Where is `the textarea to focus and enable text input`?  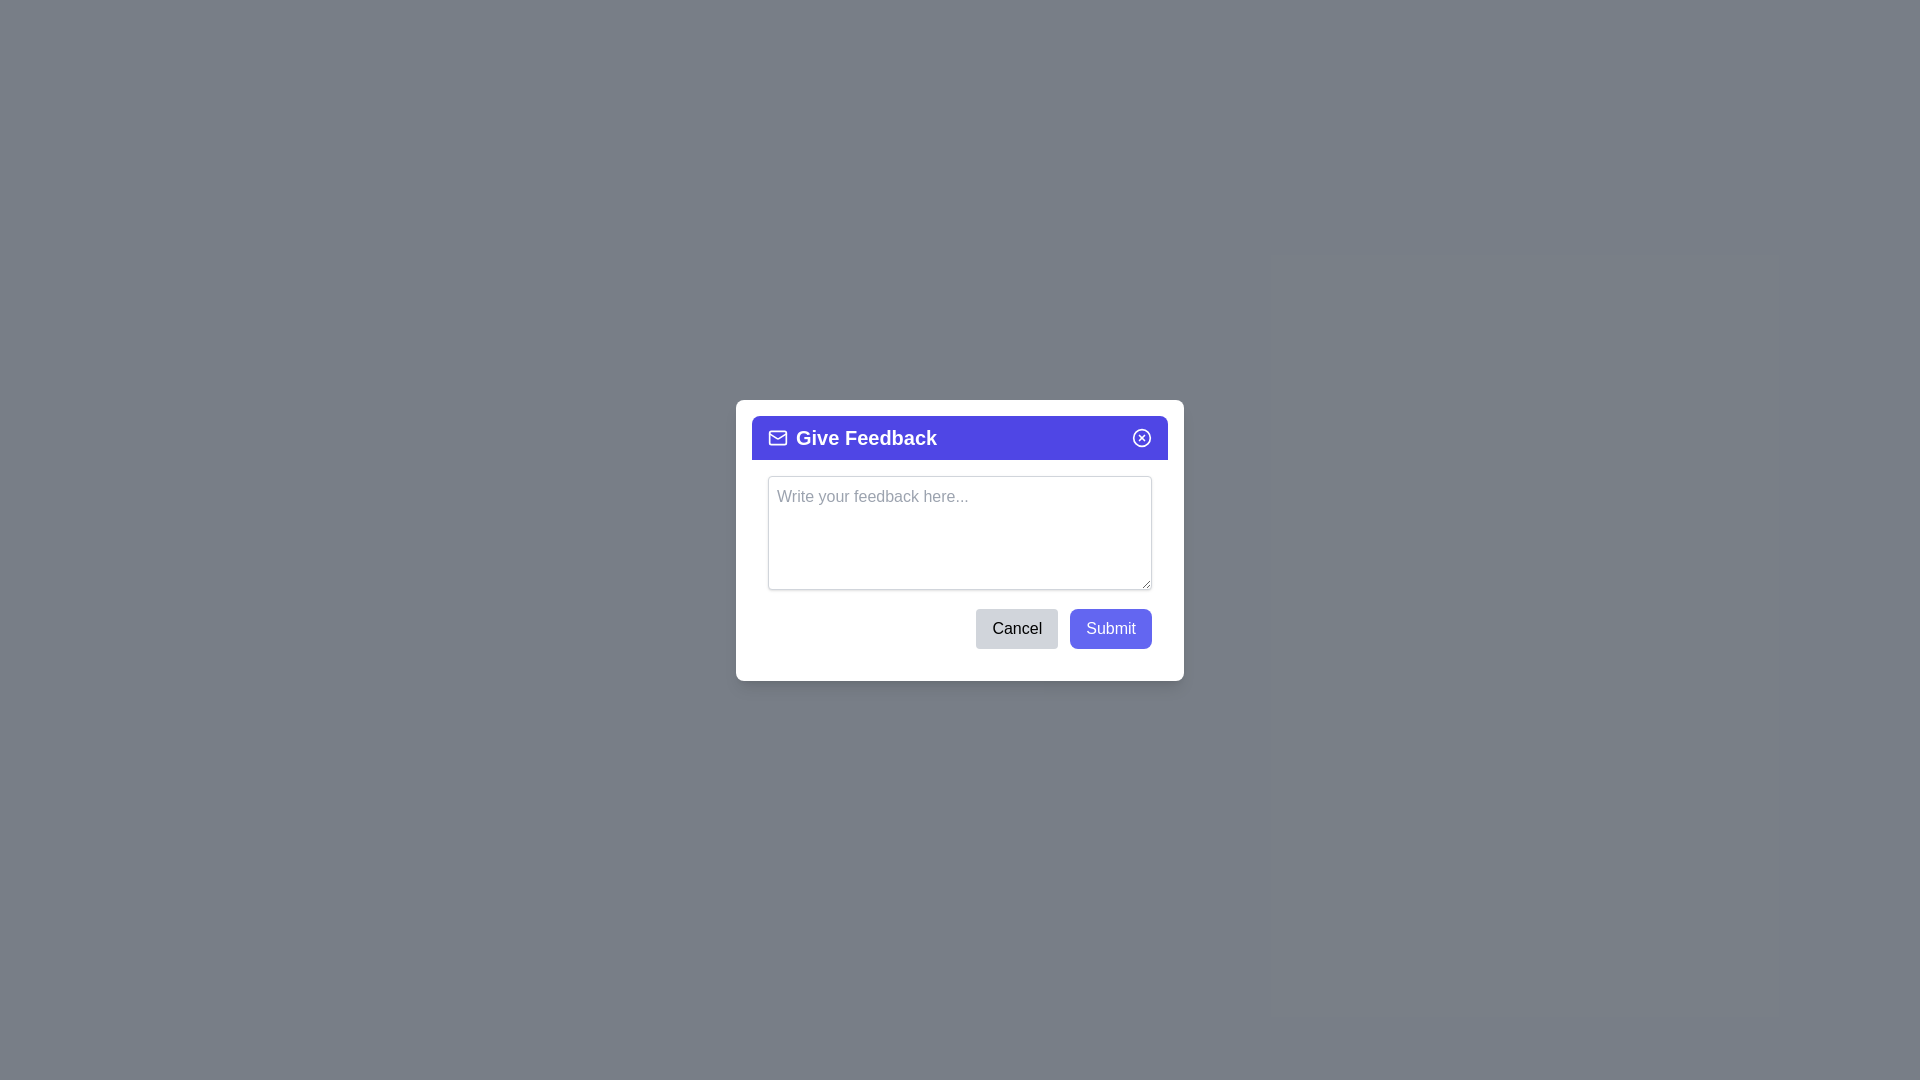 the textarea to focus and enable text input is located at coordinates (960, 531).